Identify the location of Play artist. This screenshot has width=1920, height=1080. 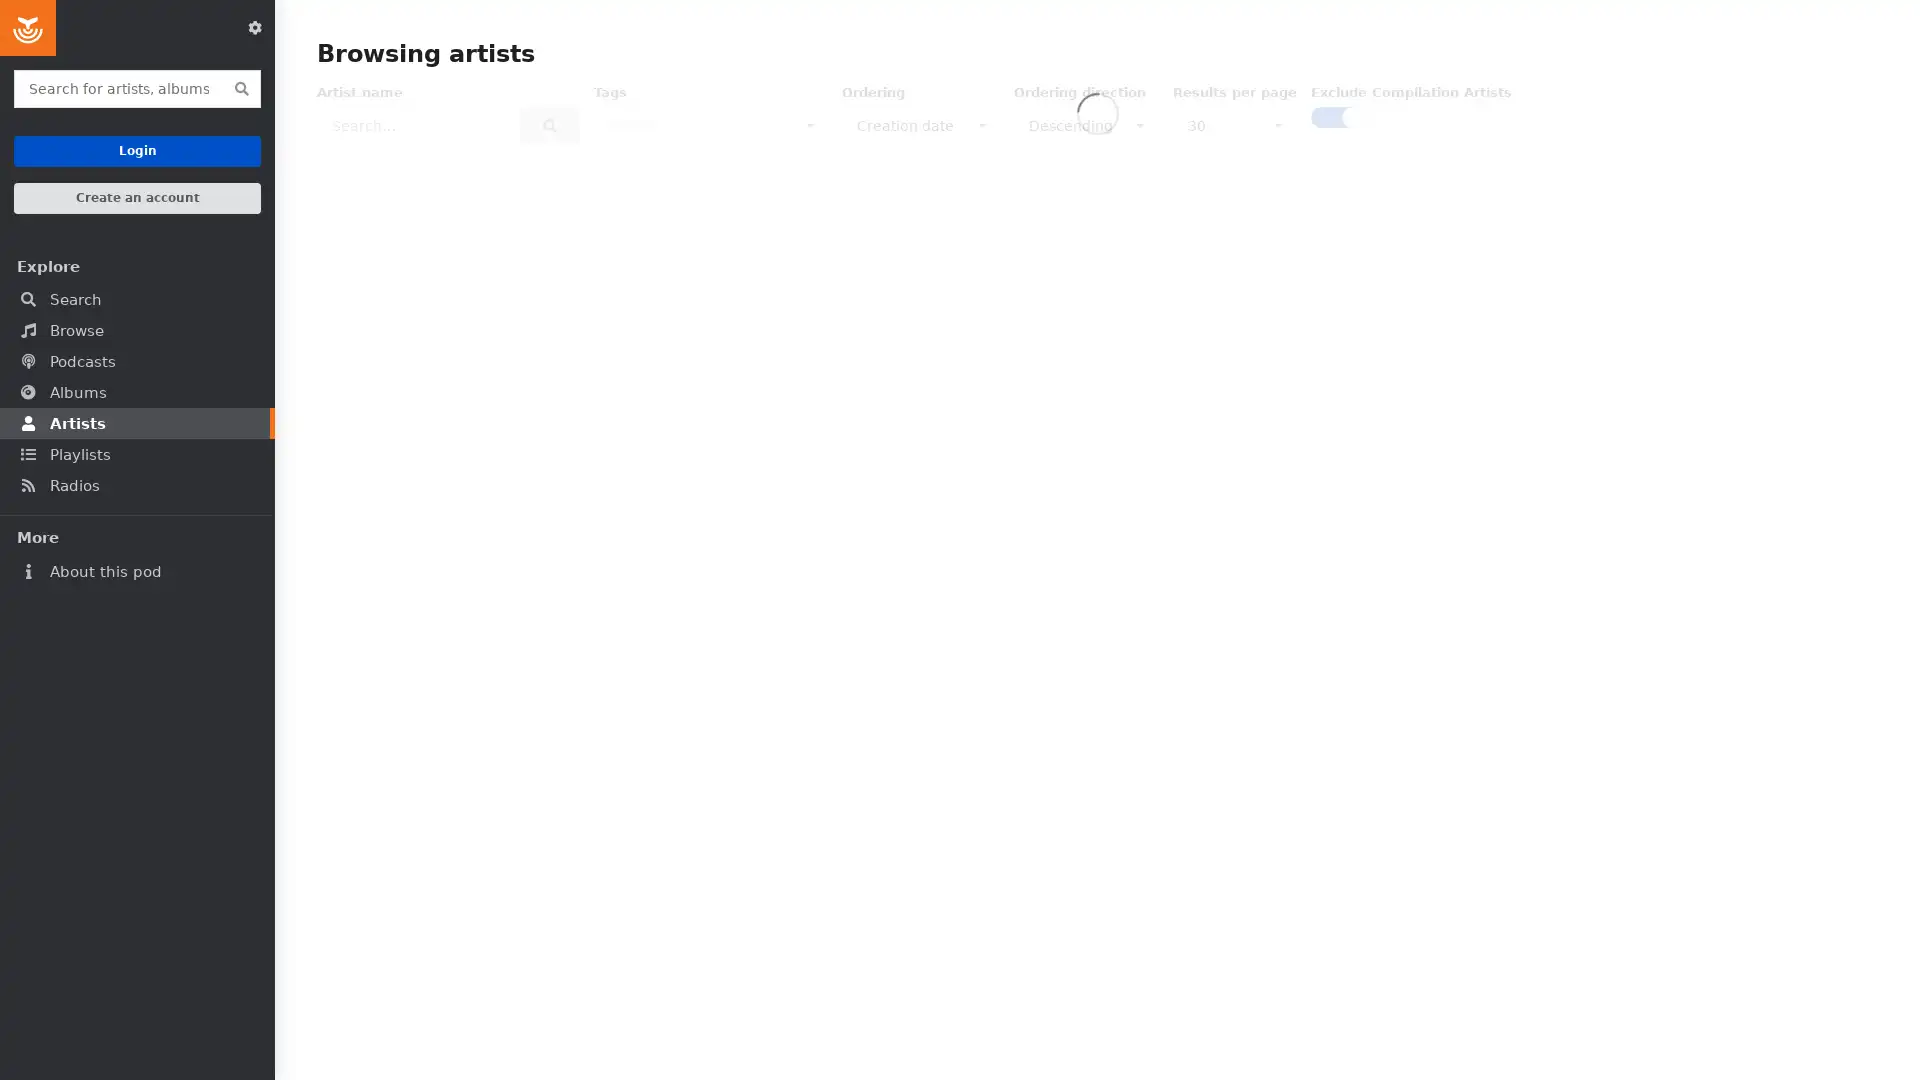
(917, 342).